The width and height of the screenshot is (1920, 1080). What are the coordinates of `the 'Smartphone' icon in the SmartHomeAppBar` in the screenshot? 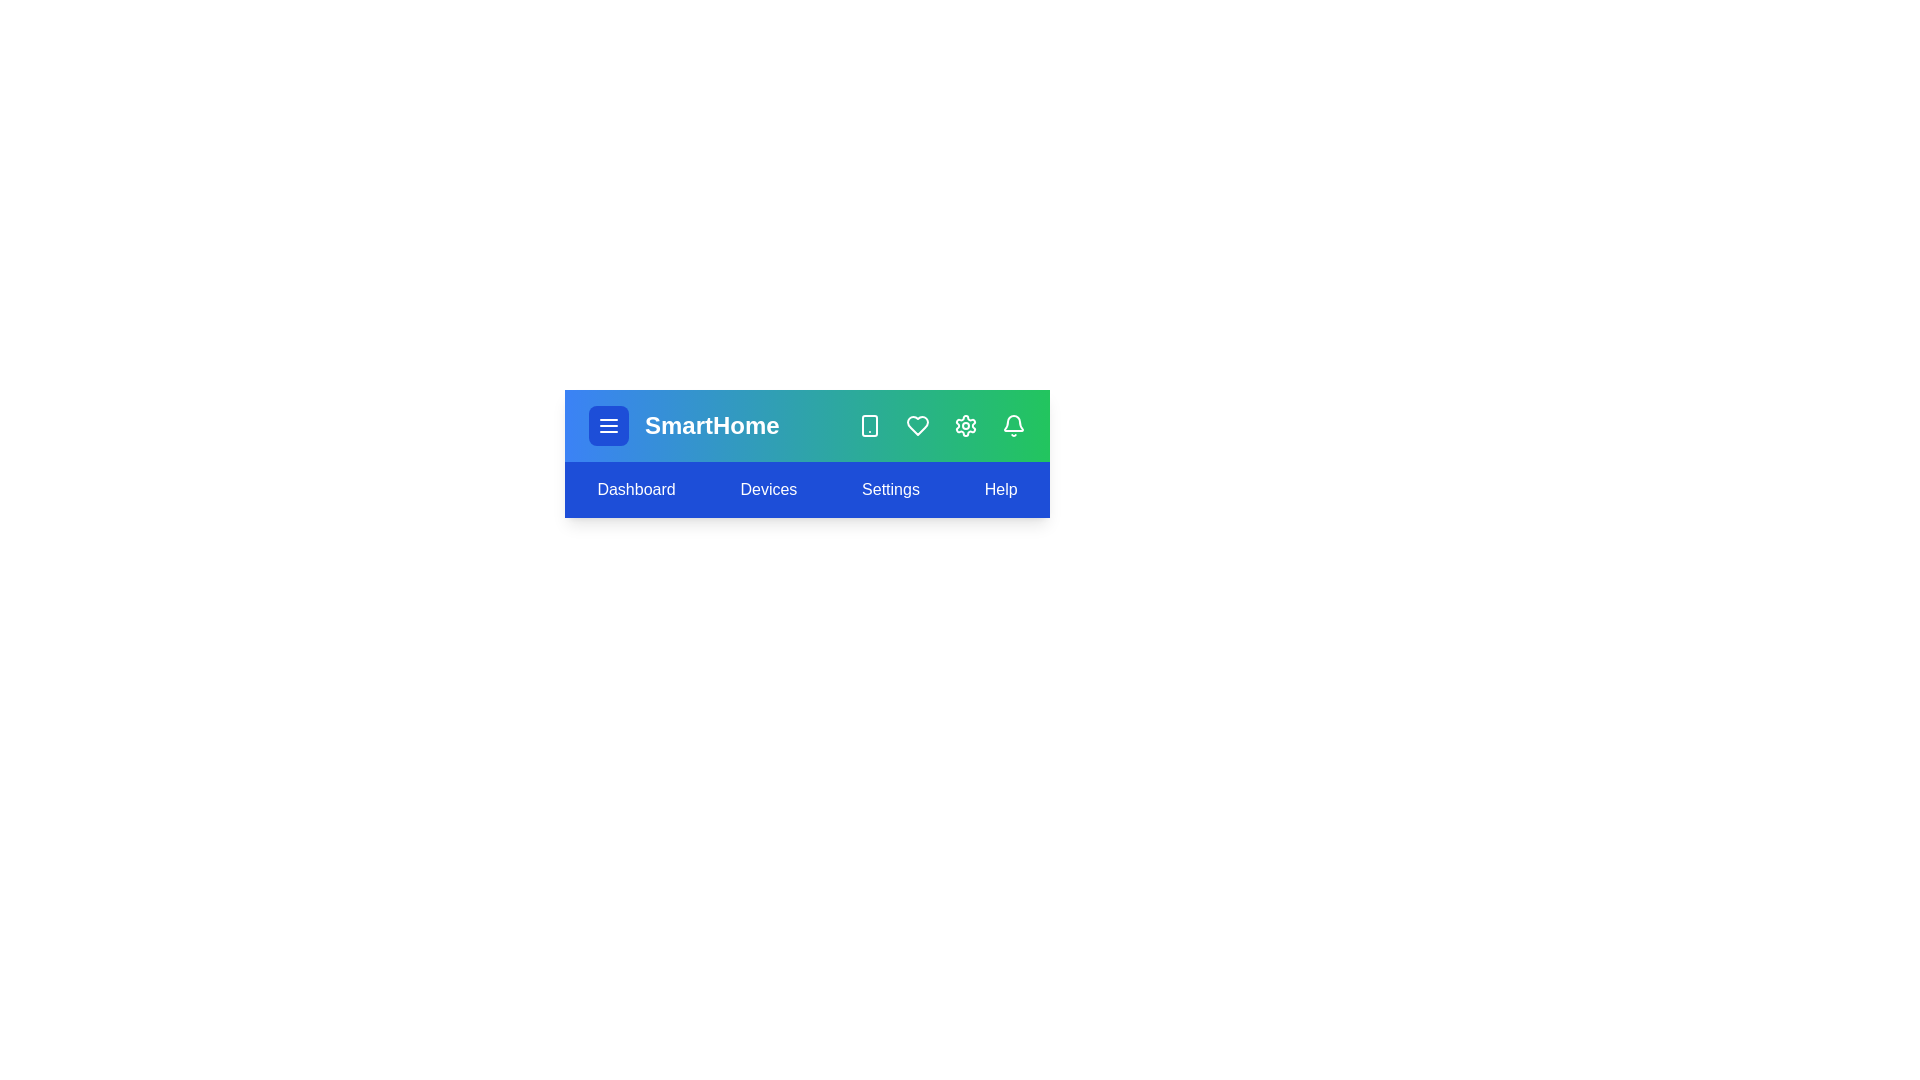 It's located at (869, 424).